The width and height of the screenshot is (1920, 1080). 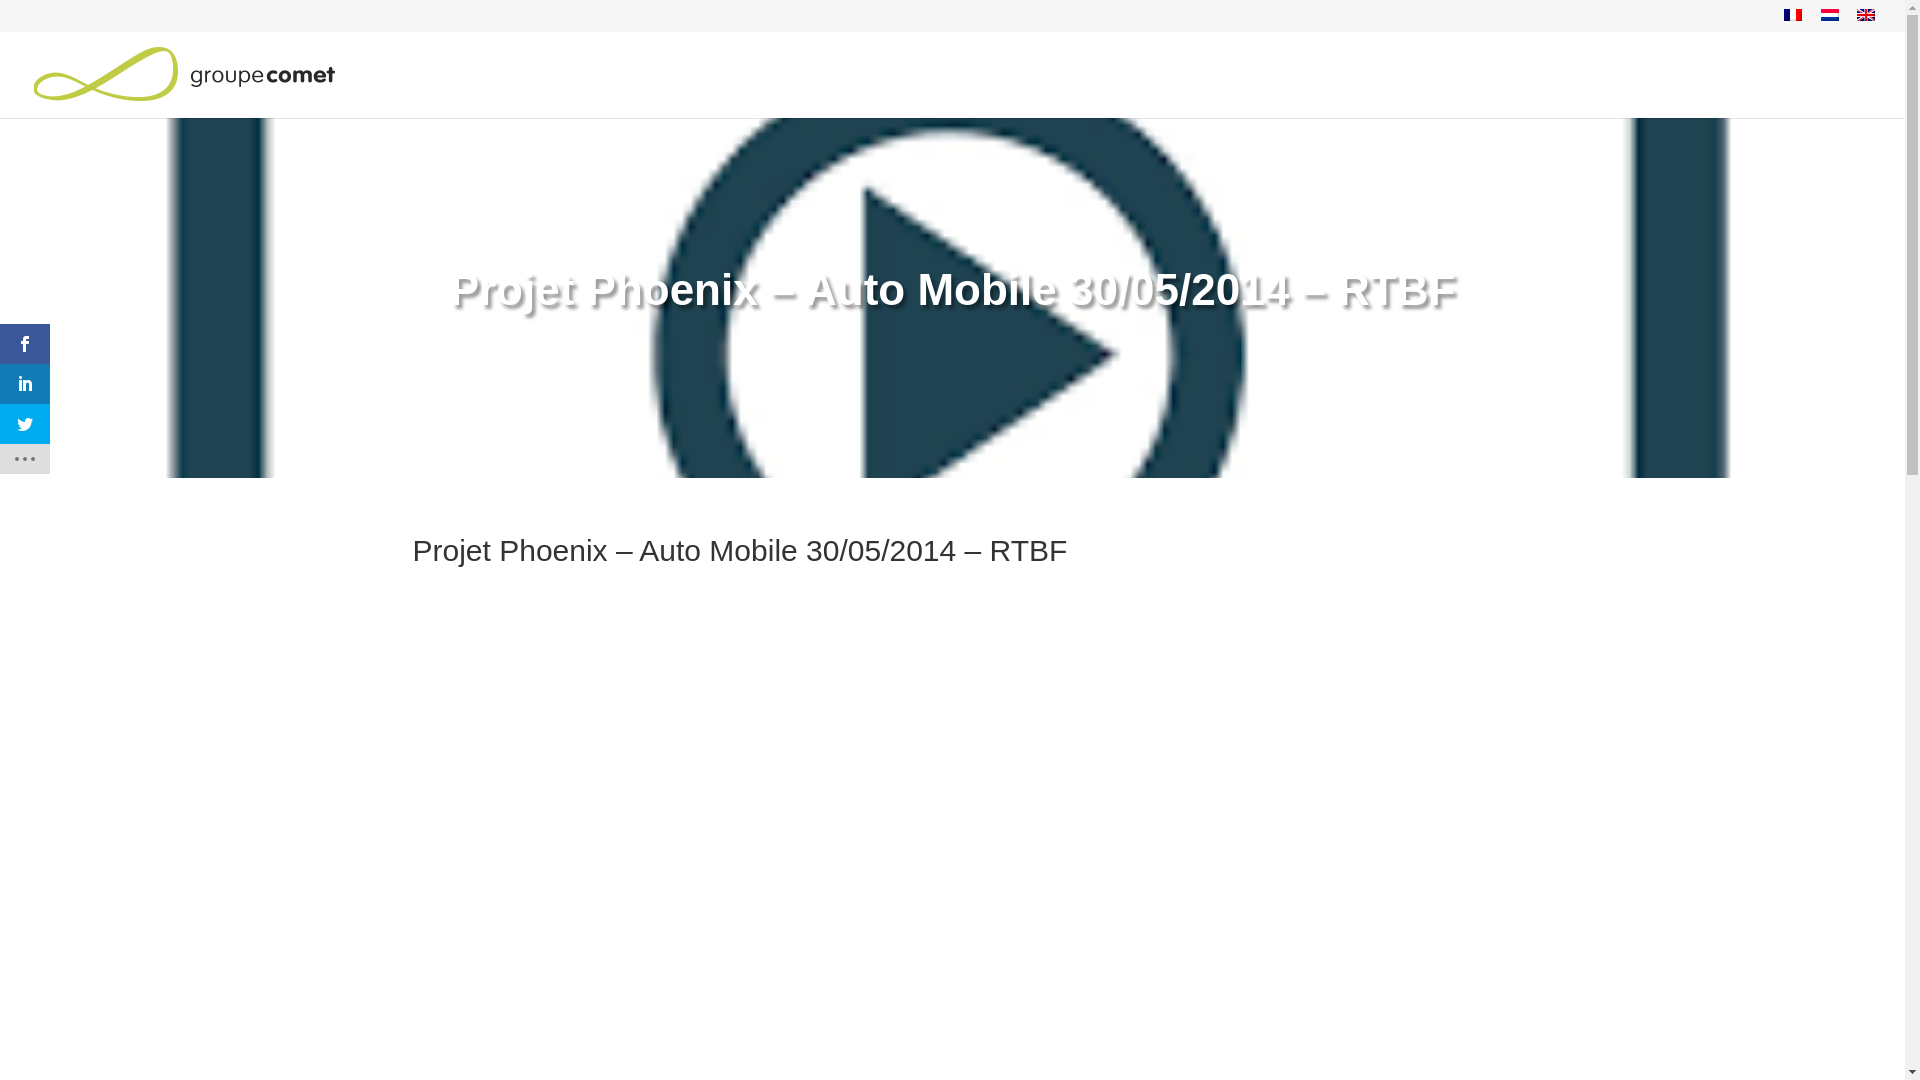 I want to click on 'English', so click(x=1865, y=15).